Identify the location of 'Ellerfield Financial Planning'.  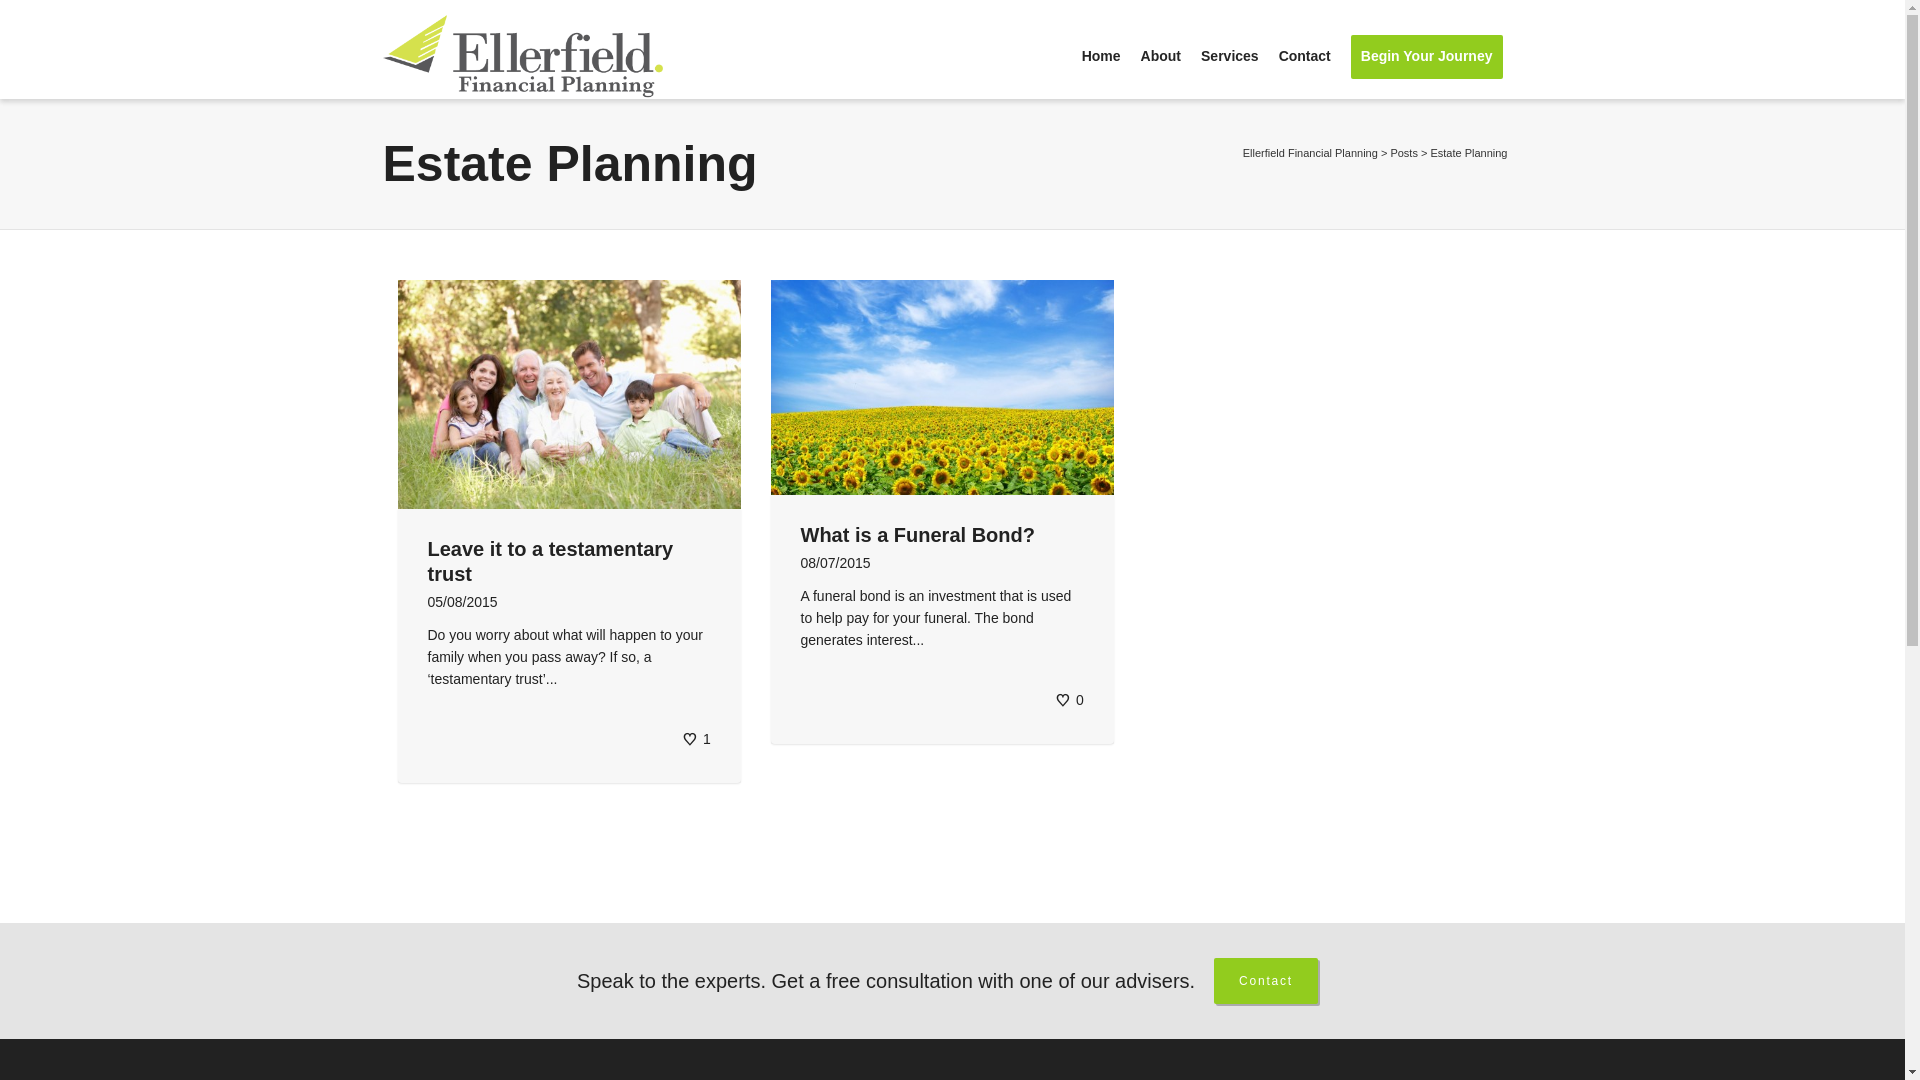
(1310, 152).